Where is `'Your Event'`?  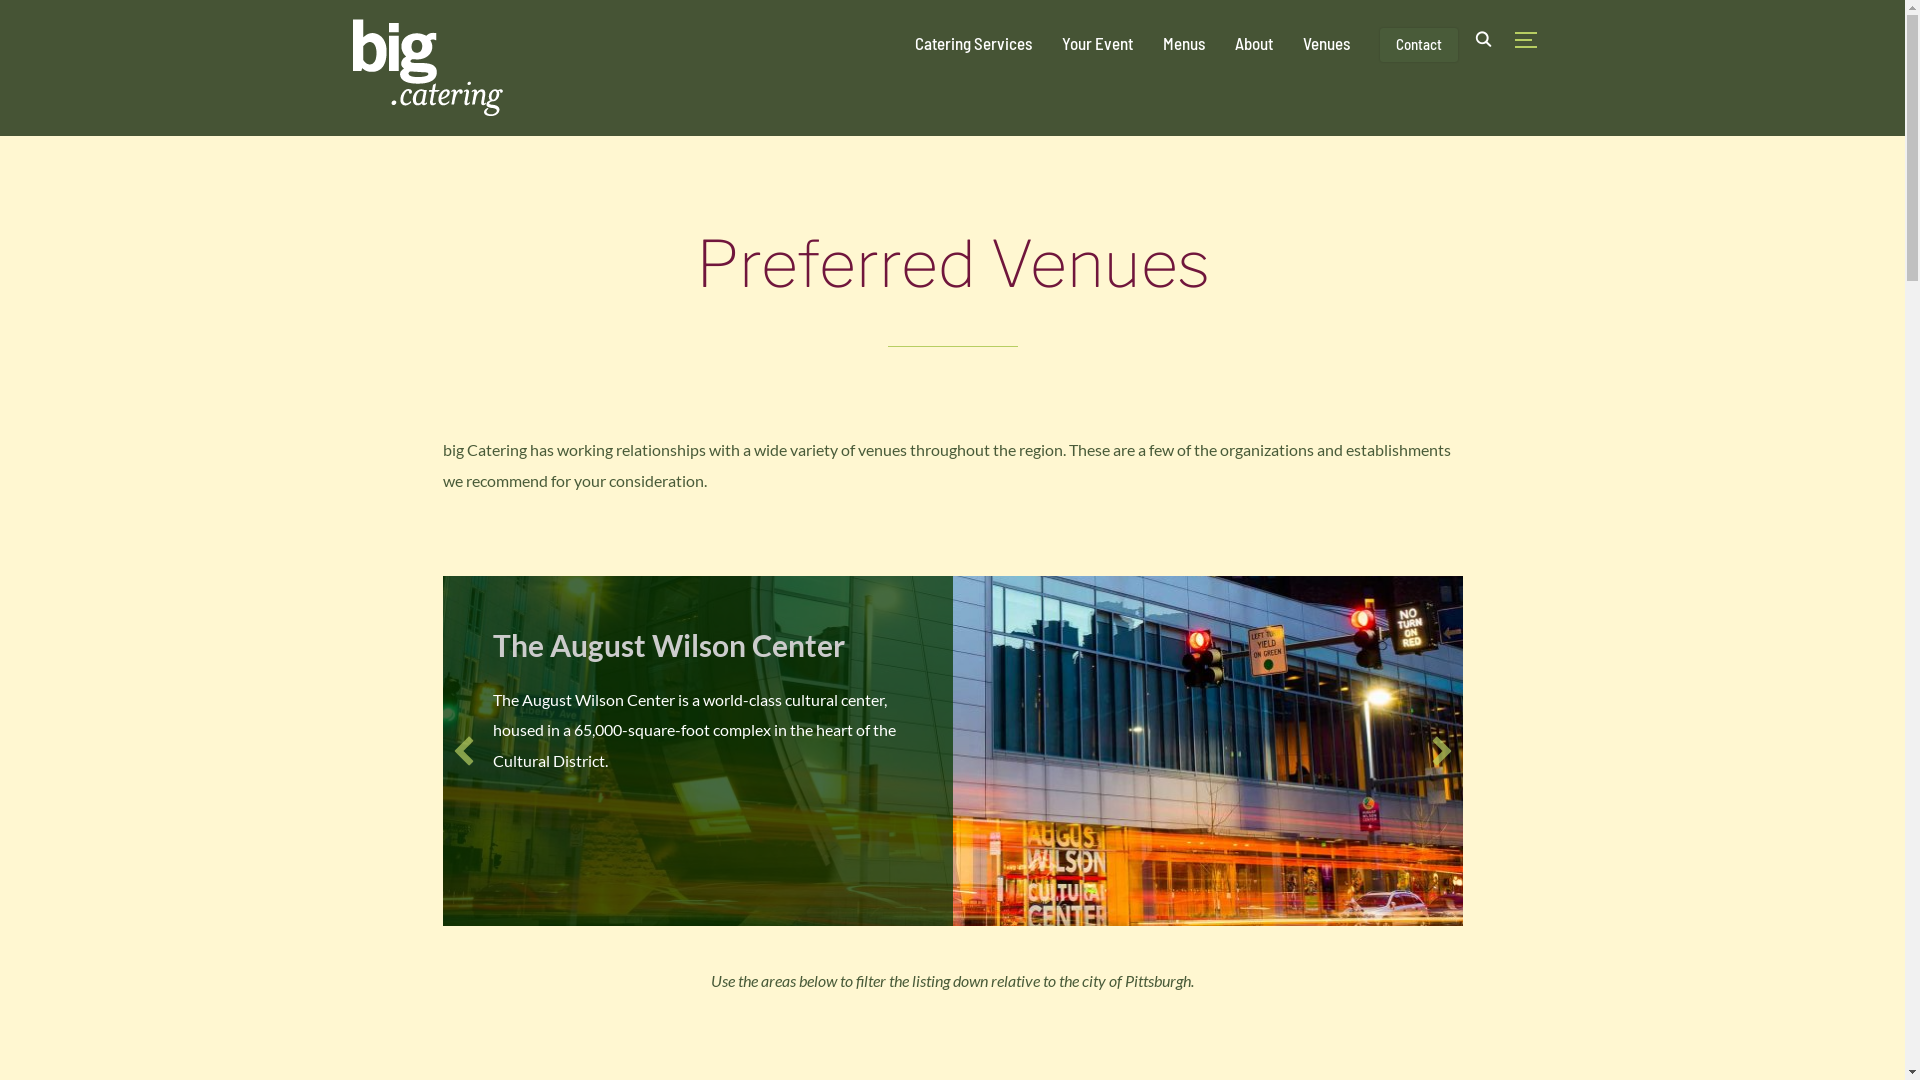
'Your Event' is located at coordinates (1096, 42).